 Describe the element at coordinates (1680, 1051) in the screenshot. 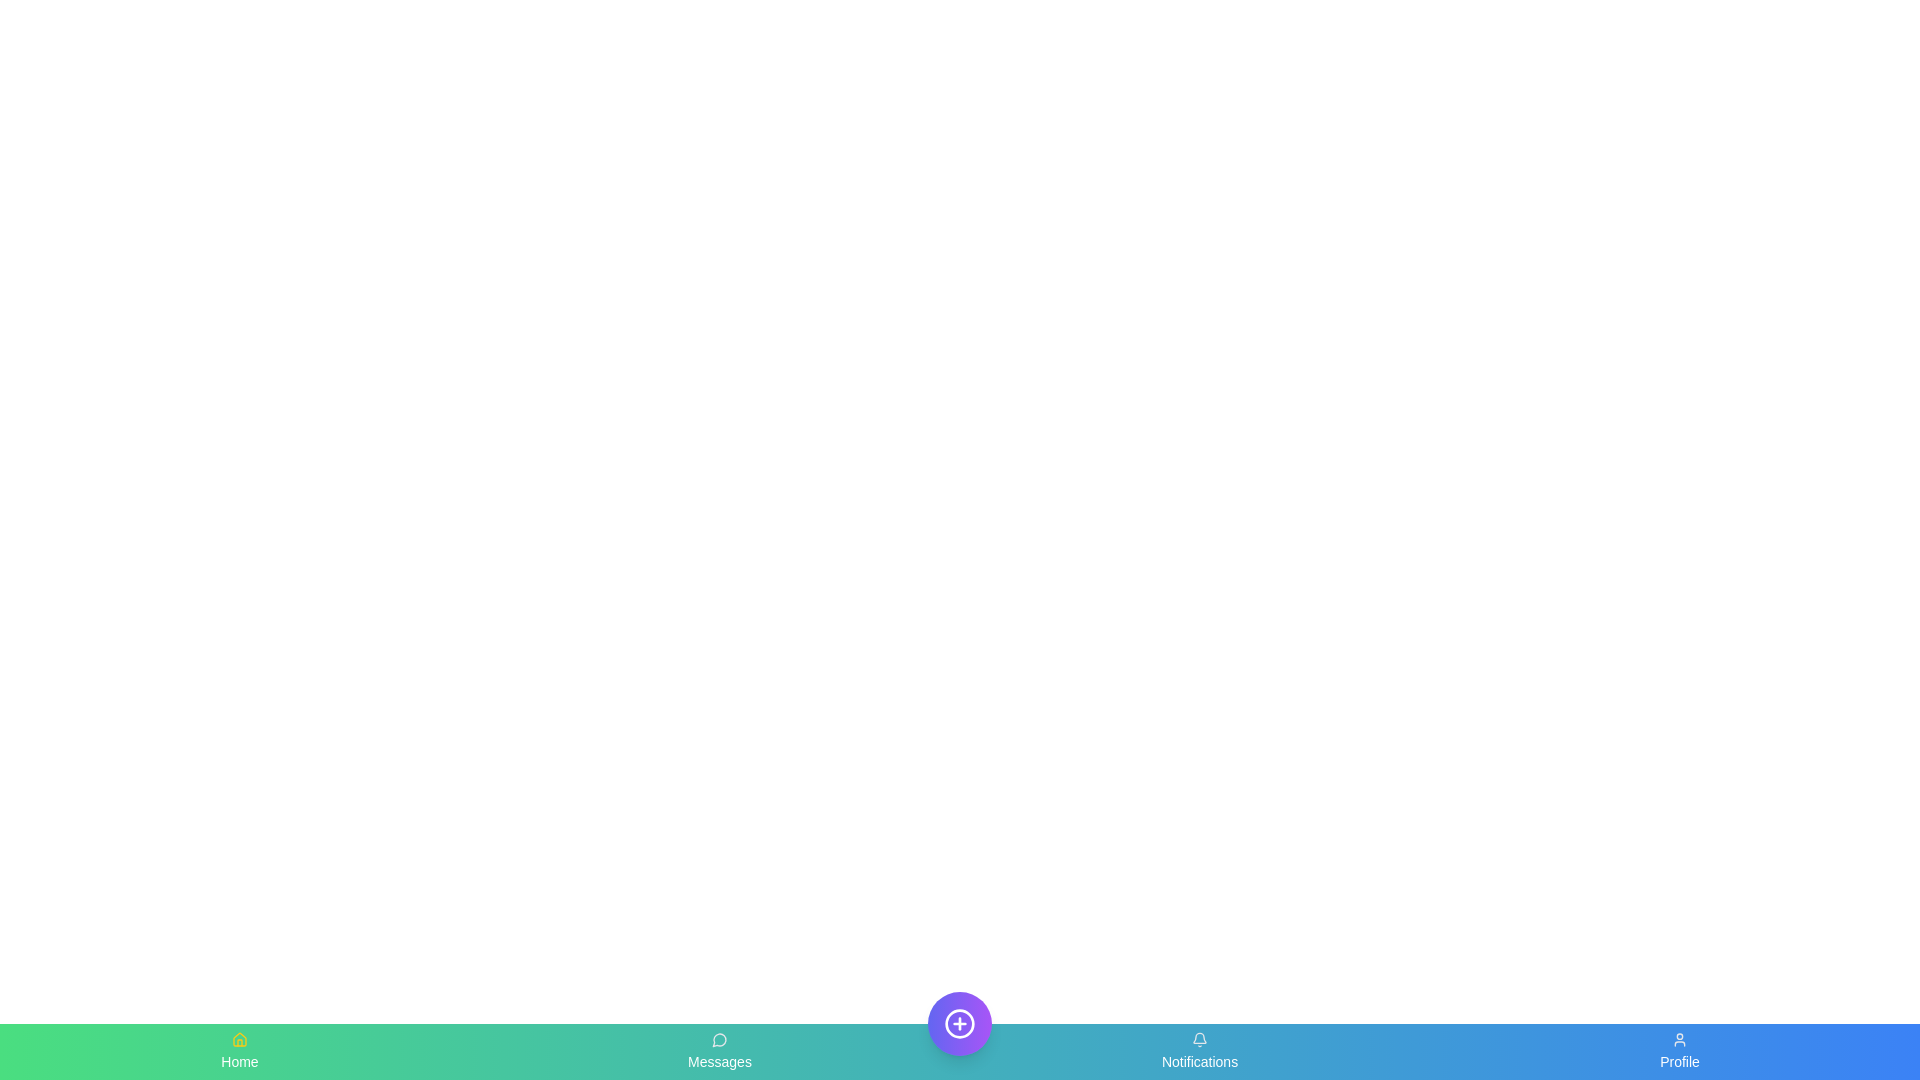

I see `the Profile tab in the bottom navigation bar` at that location.